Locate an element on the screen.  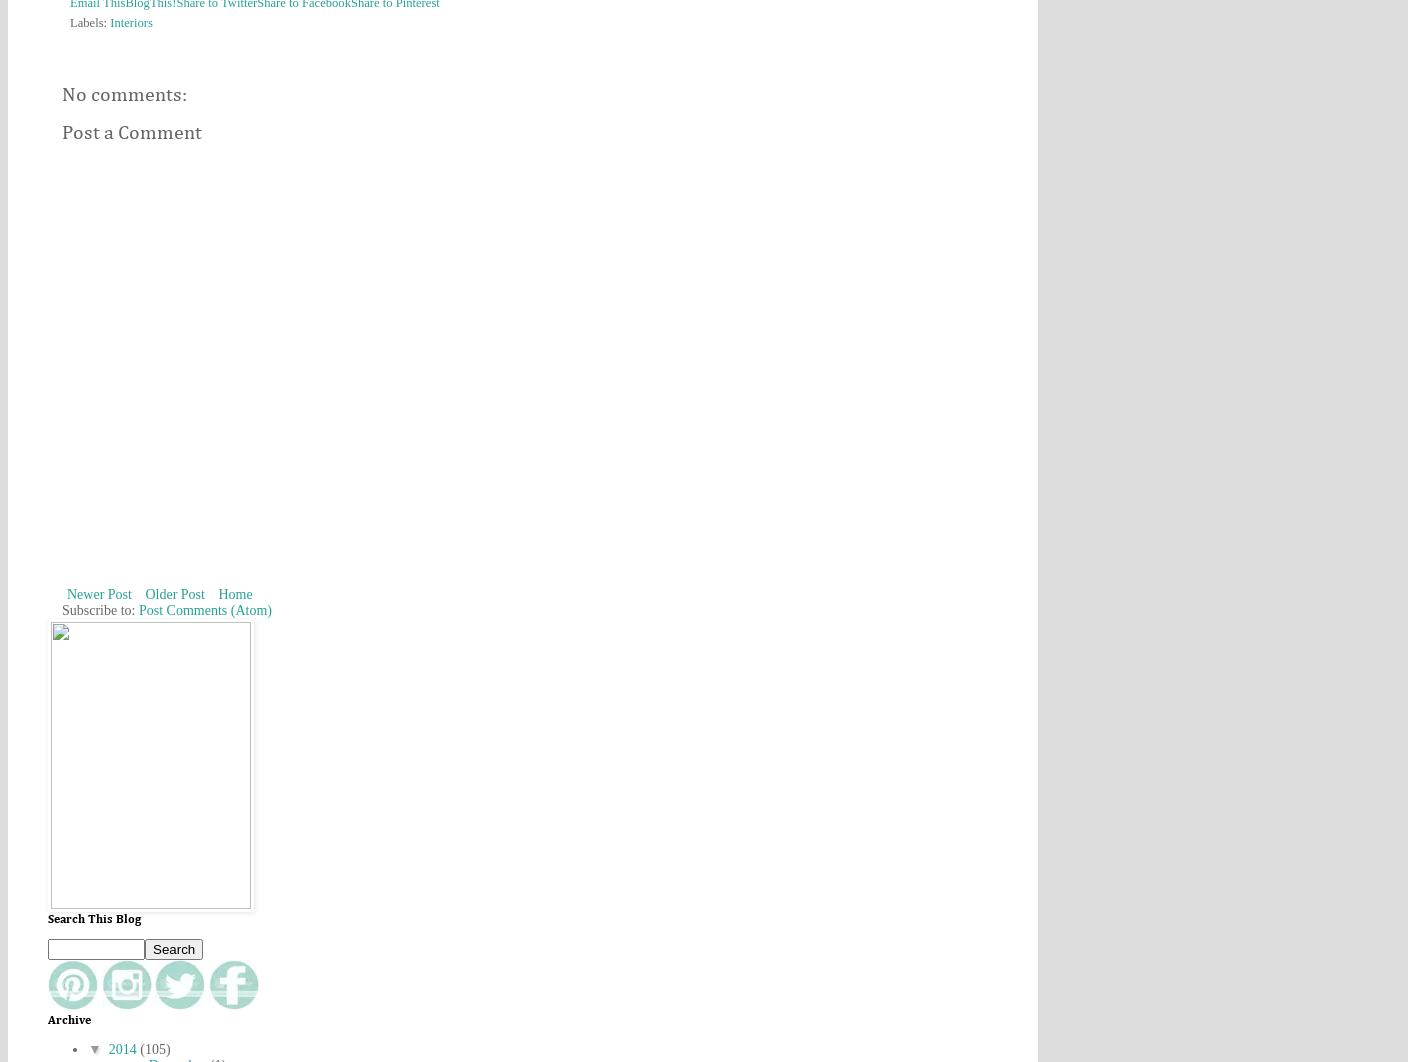
'(105)' is located at coordinates (155, 1048).